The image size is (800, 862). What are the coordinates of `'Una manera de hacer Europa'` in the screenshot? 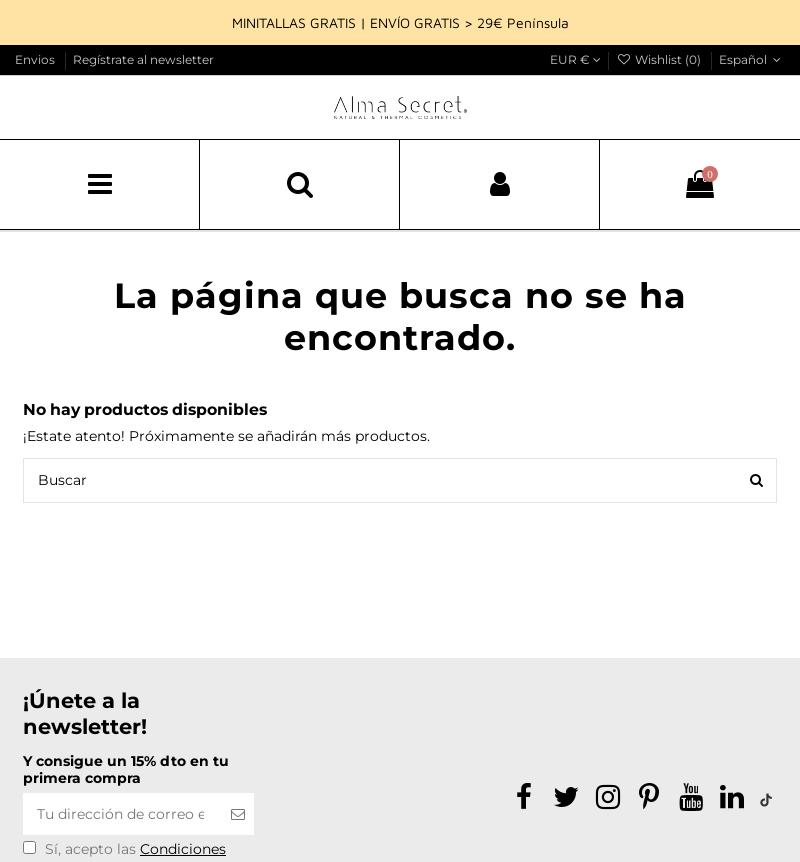 It's located at (39, 664).